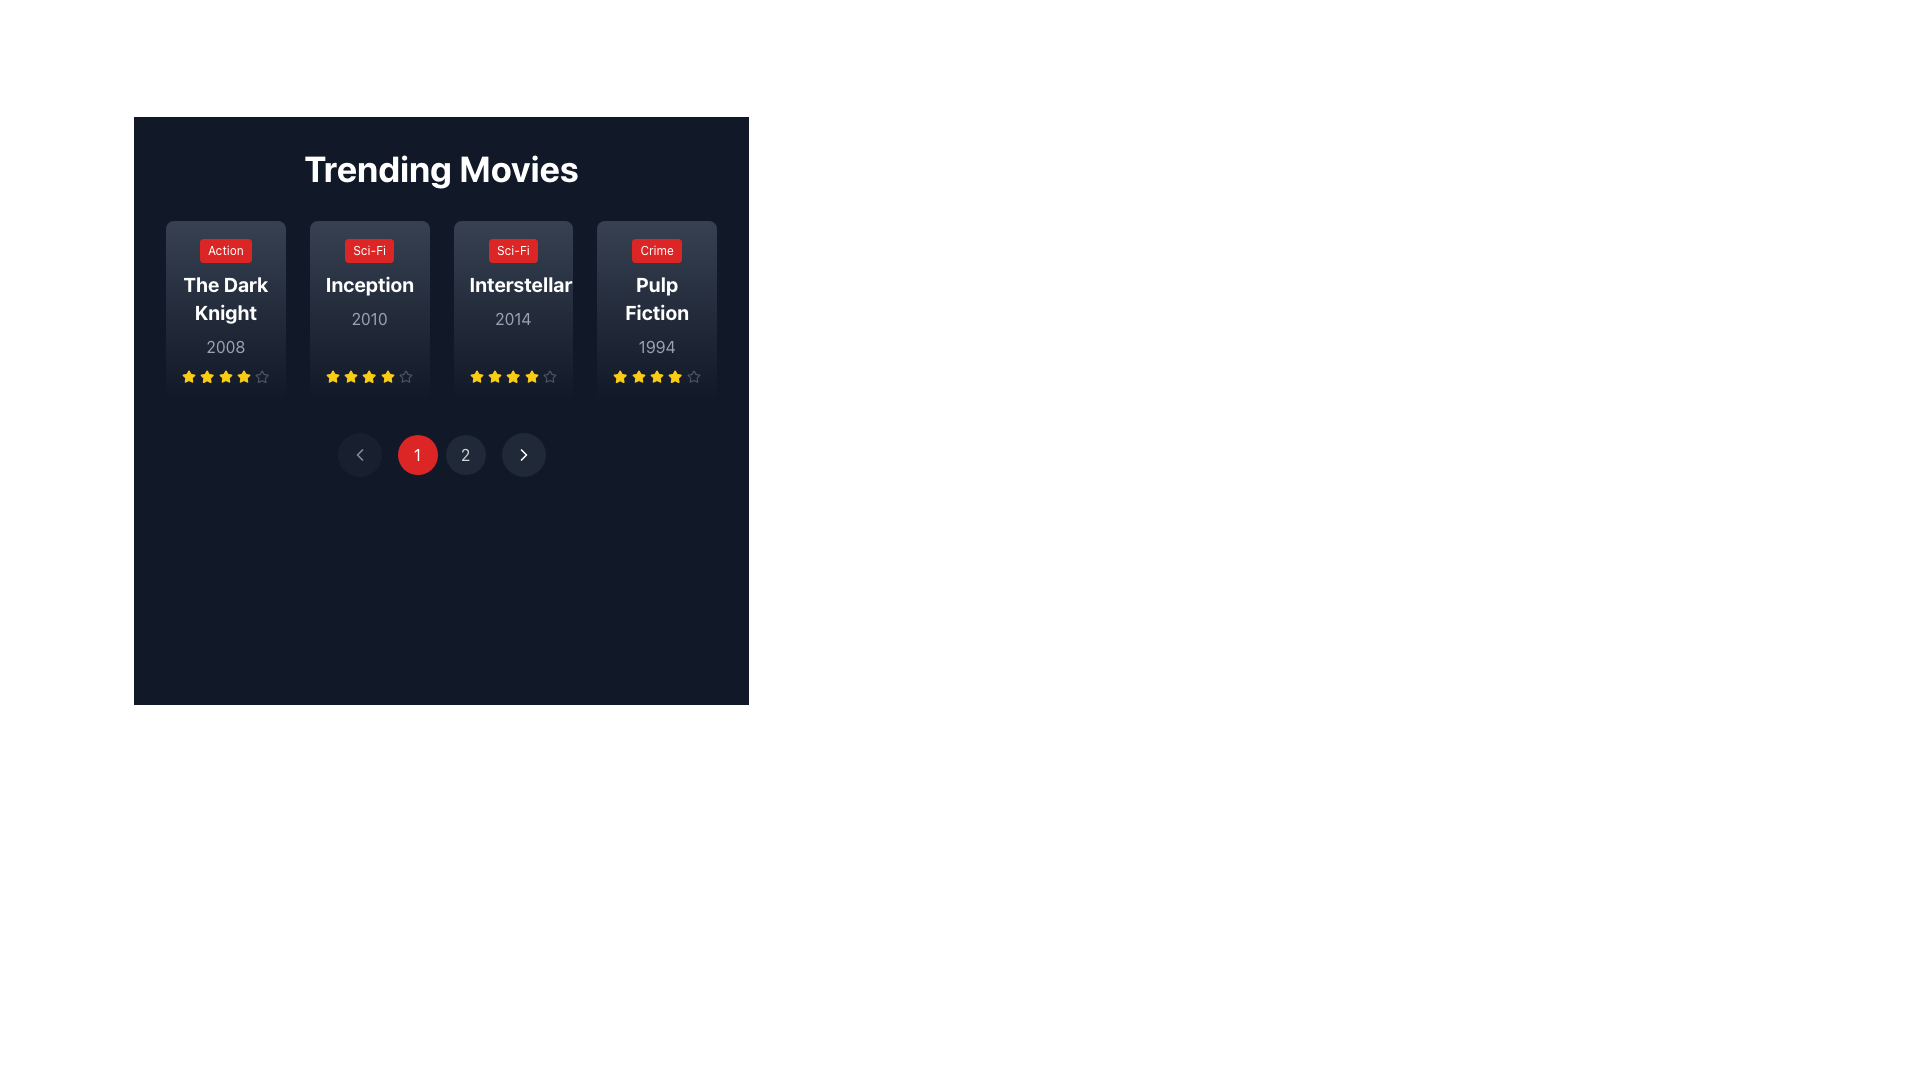 This screenshot has width=1920, height=1080. Describe the element at coordinates (513, 376) in the screenshot. I see `the third star icon in the star rating system for the movie 'Interstellar'` at that location.